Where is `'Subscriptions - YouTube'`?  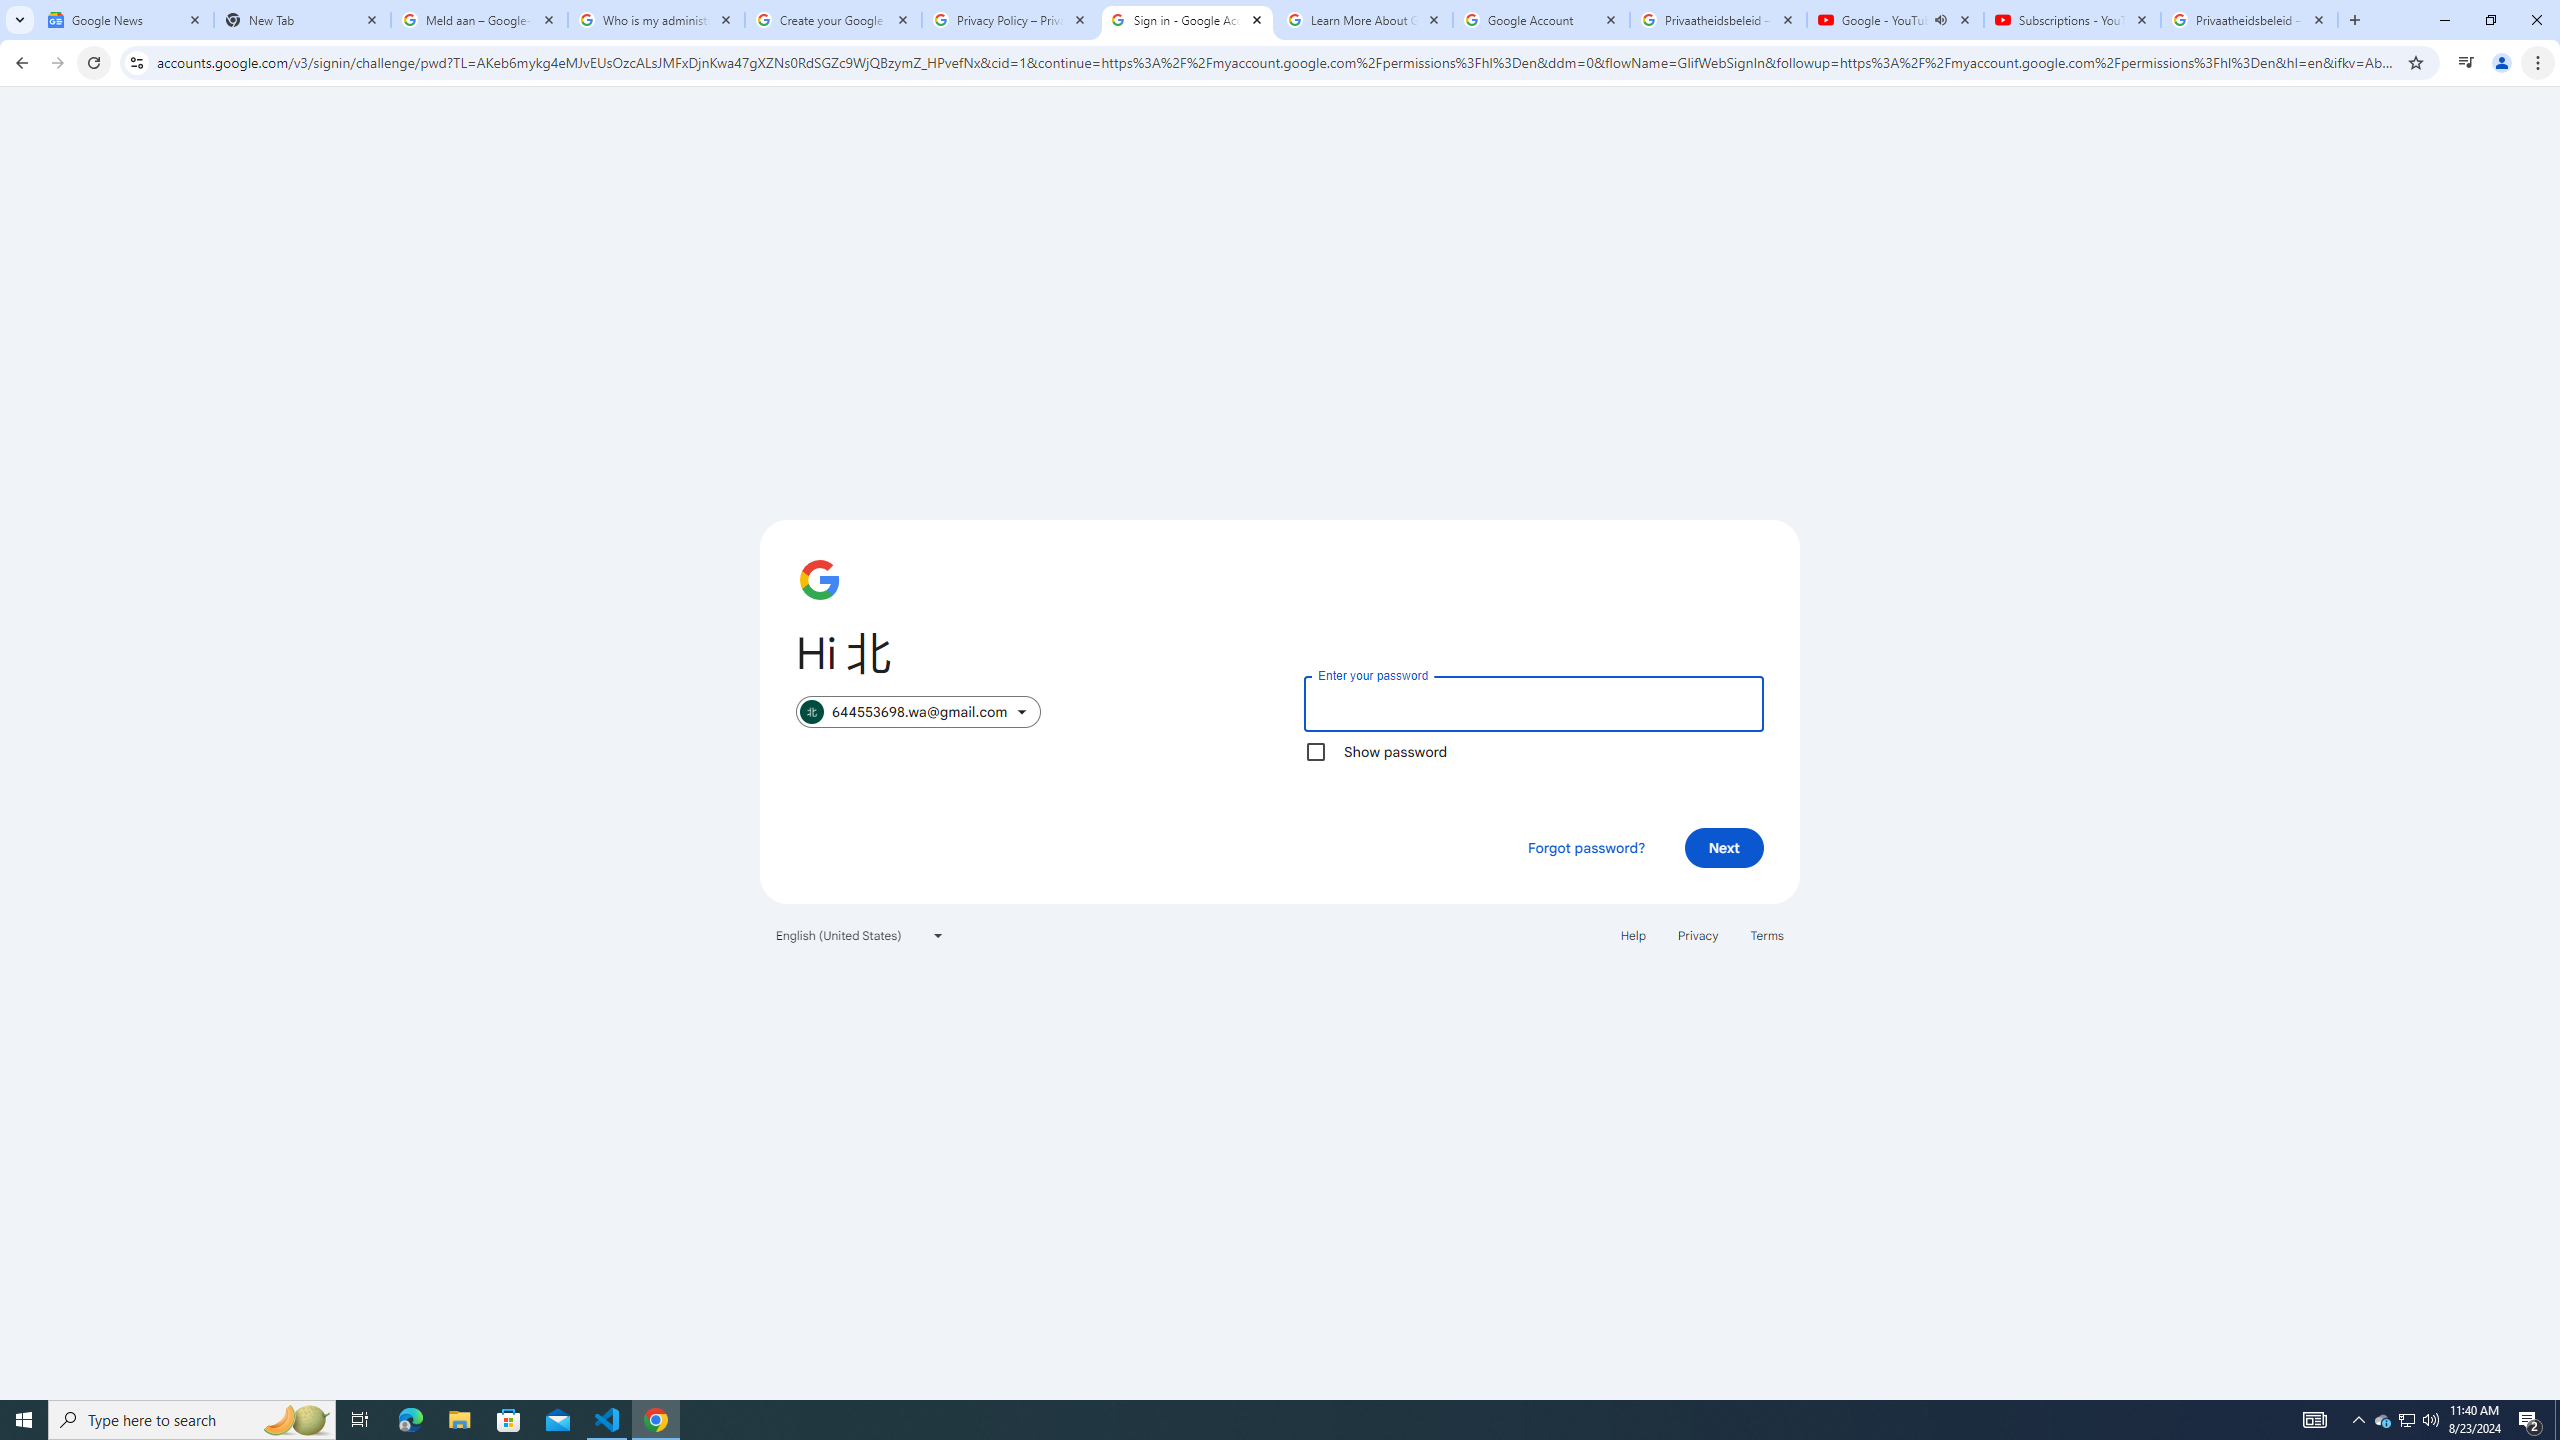 'Subscriptions - YouTube' is located at coordinates (2071, 19).